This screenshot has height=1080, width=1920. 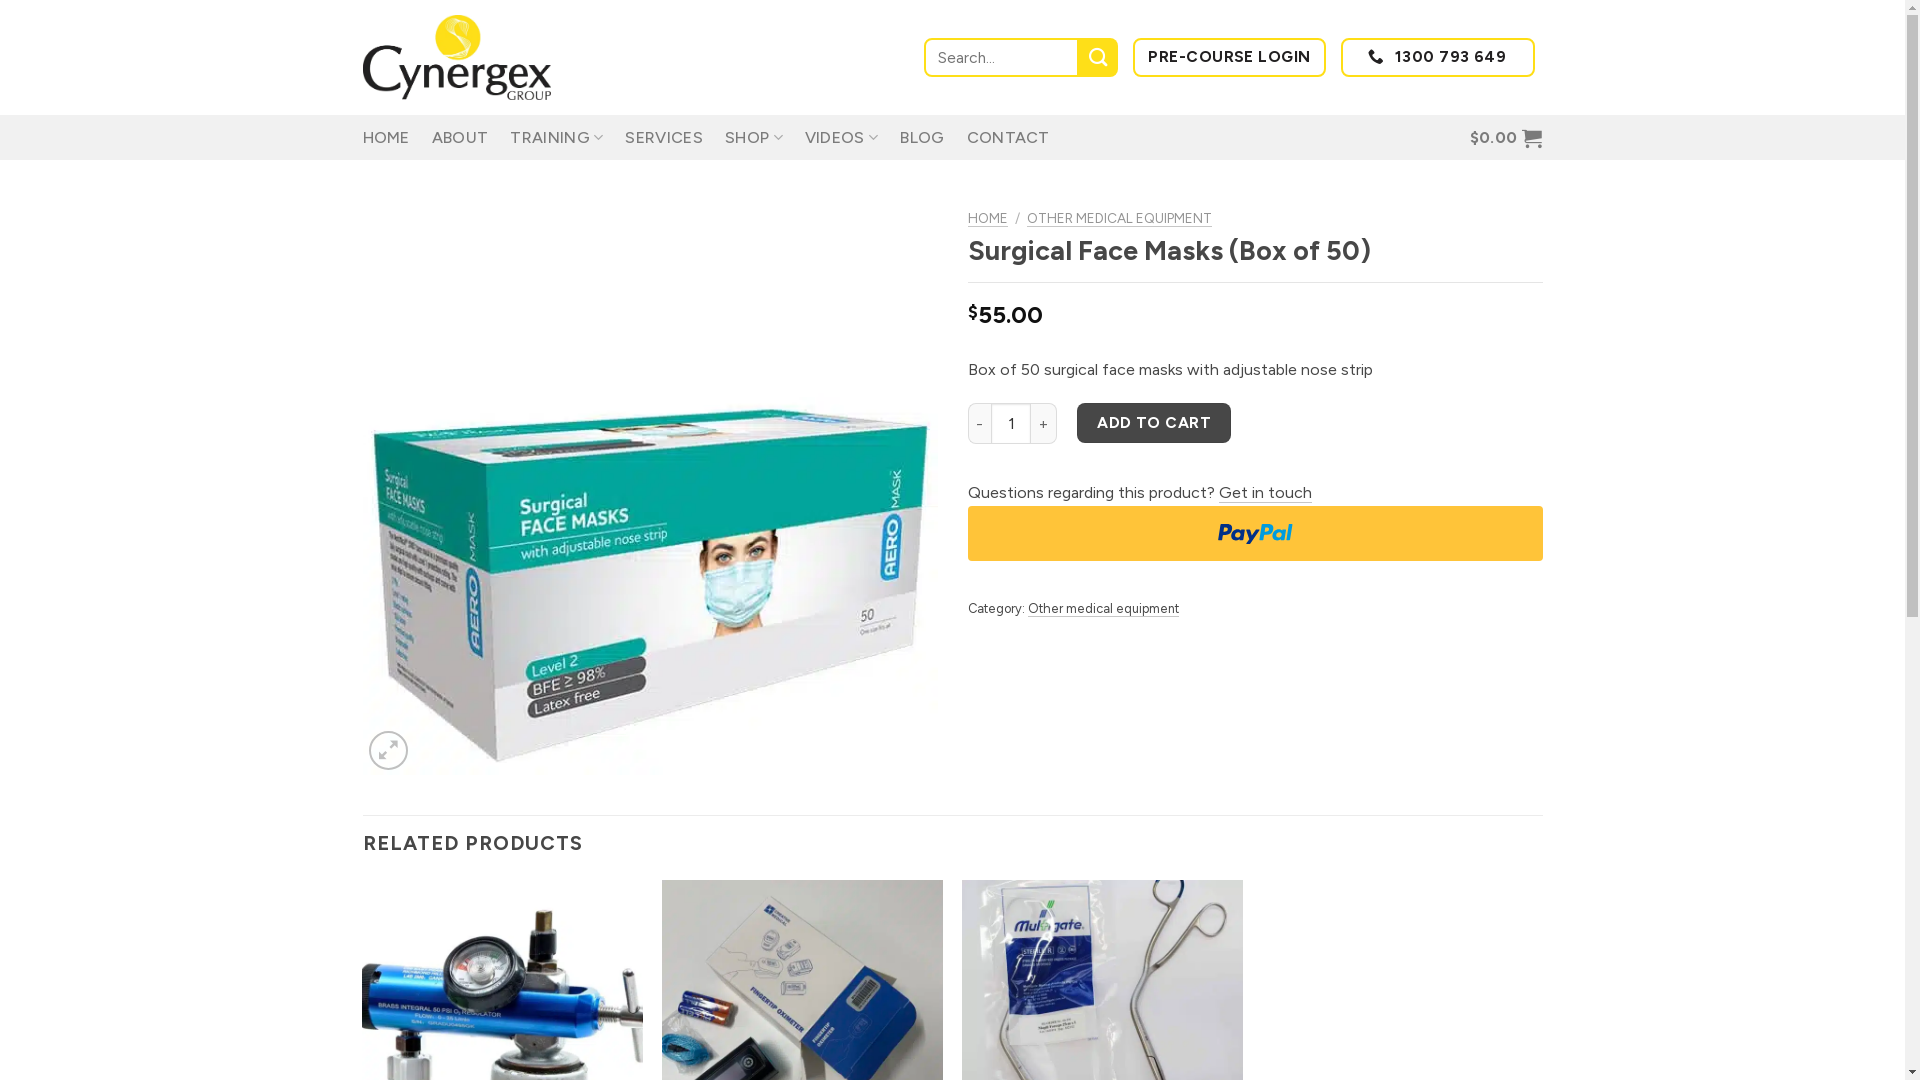 I want to click on 'Search', so click(x=1078, y=56).